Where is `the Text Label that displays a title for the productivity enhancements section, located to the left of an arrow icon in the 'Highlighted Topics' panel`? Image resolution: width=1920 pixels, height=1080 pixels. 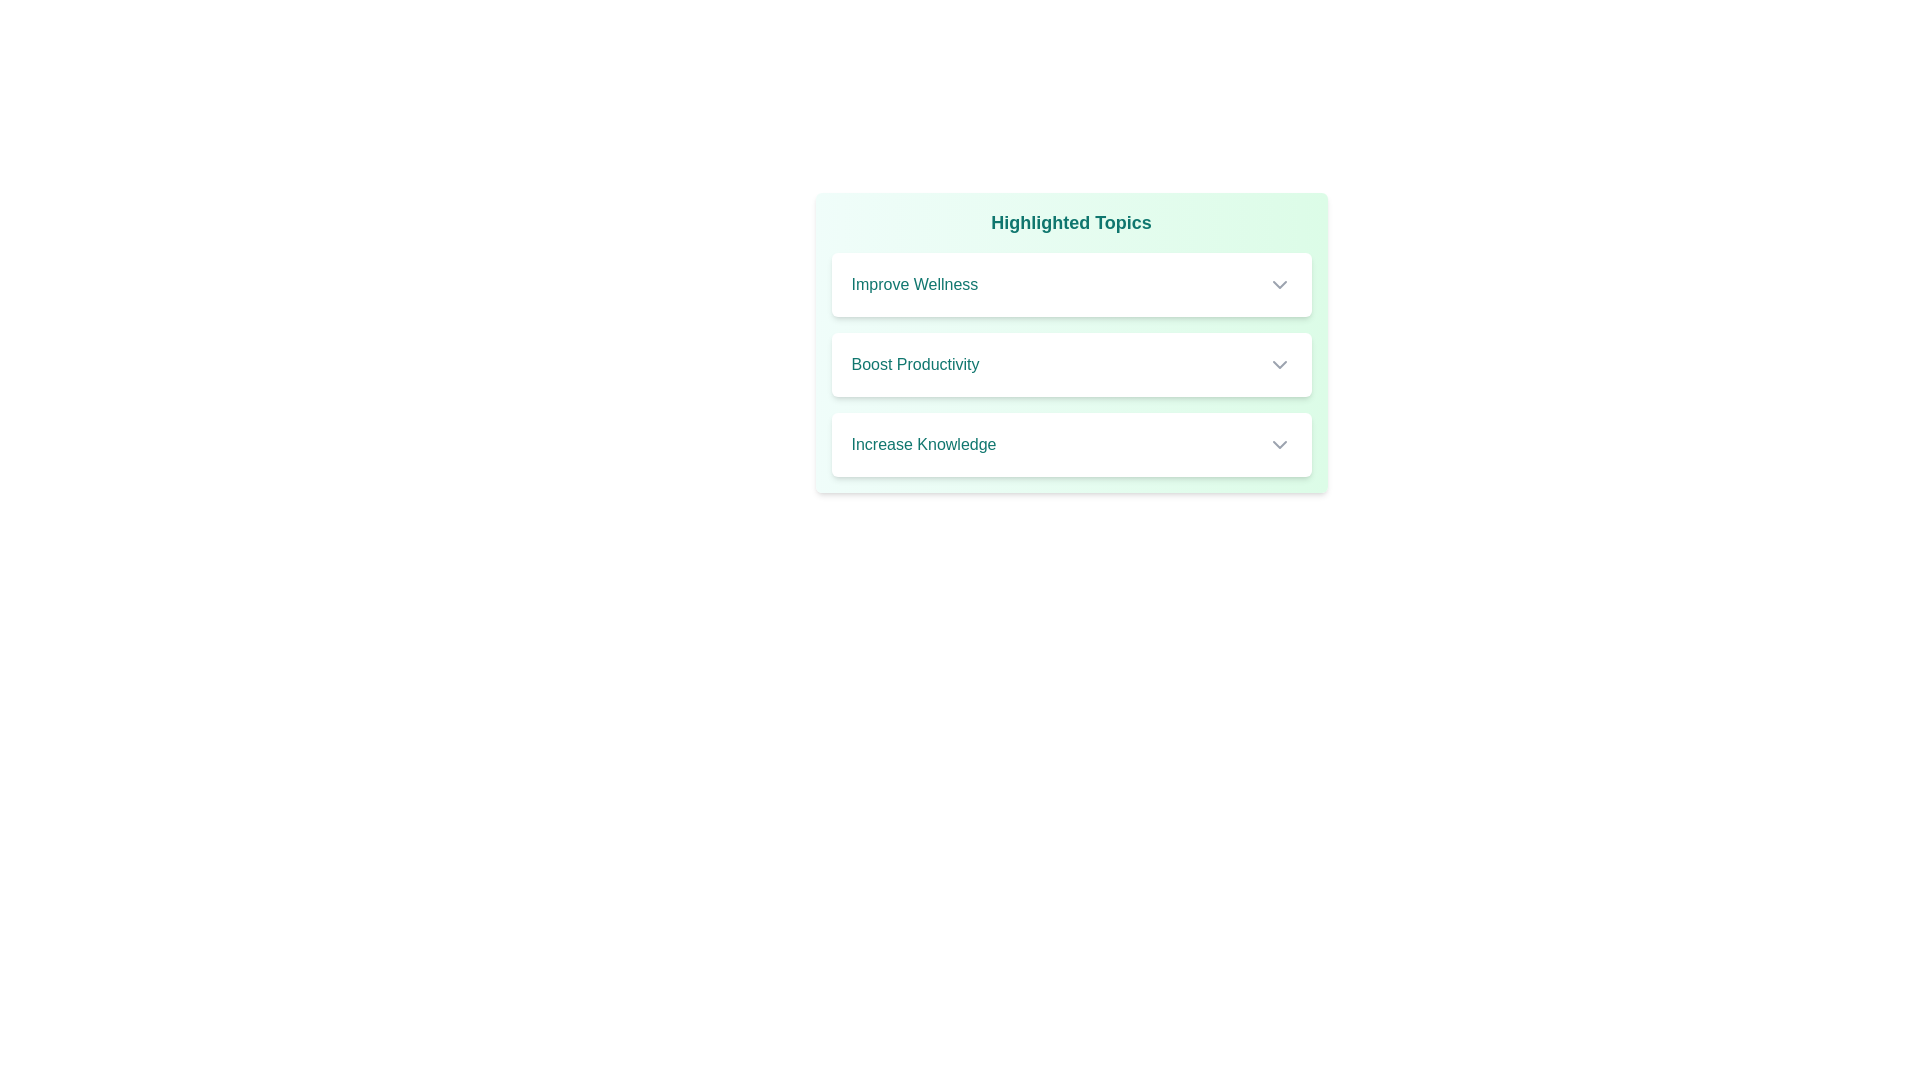
the Text Label that displays a title for the productivity enhancements section, located to the left of an arrow icon in the 'Highlighted Topics' panel is located at coordinates (914, 365).